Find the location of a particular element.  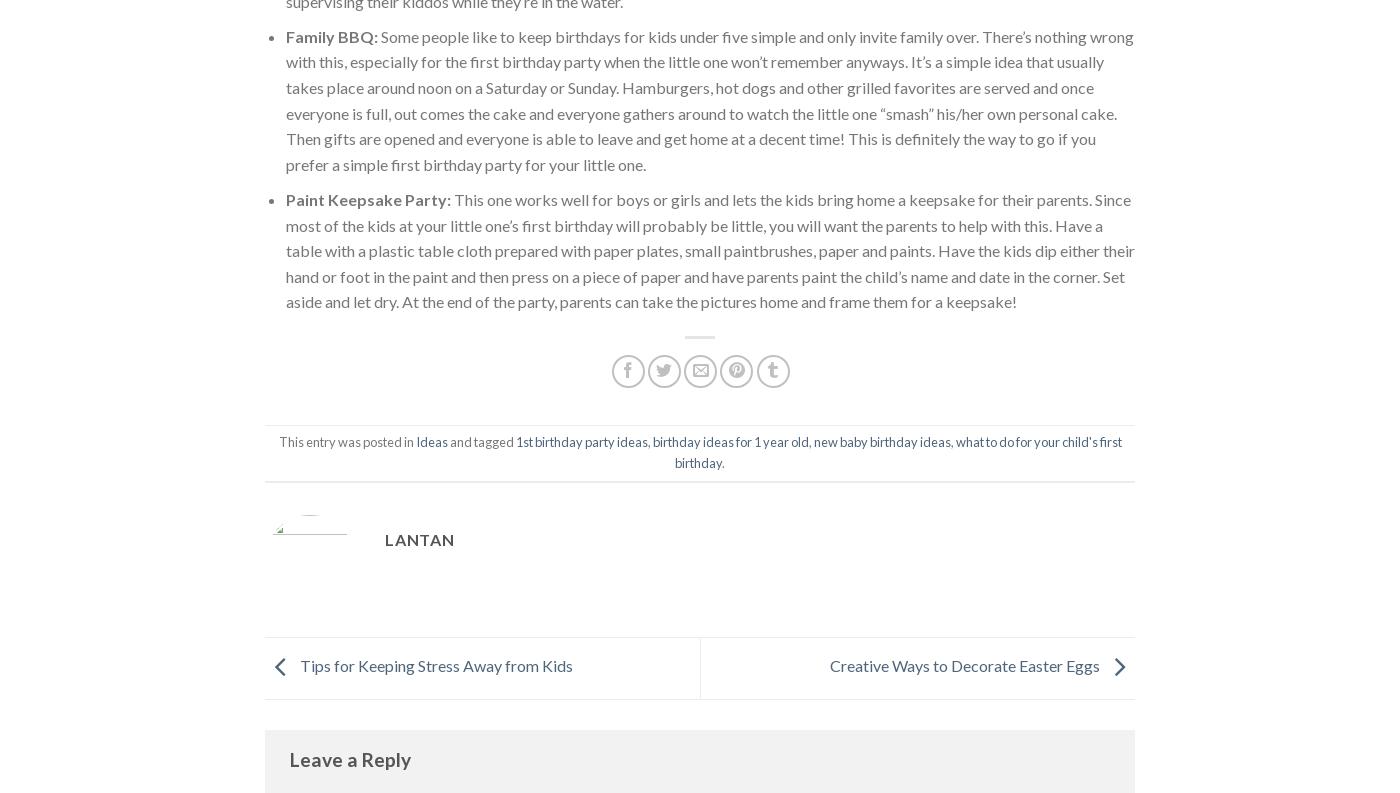

'.' is located at coordinates (723, 461).